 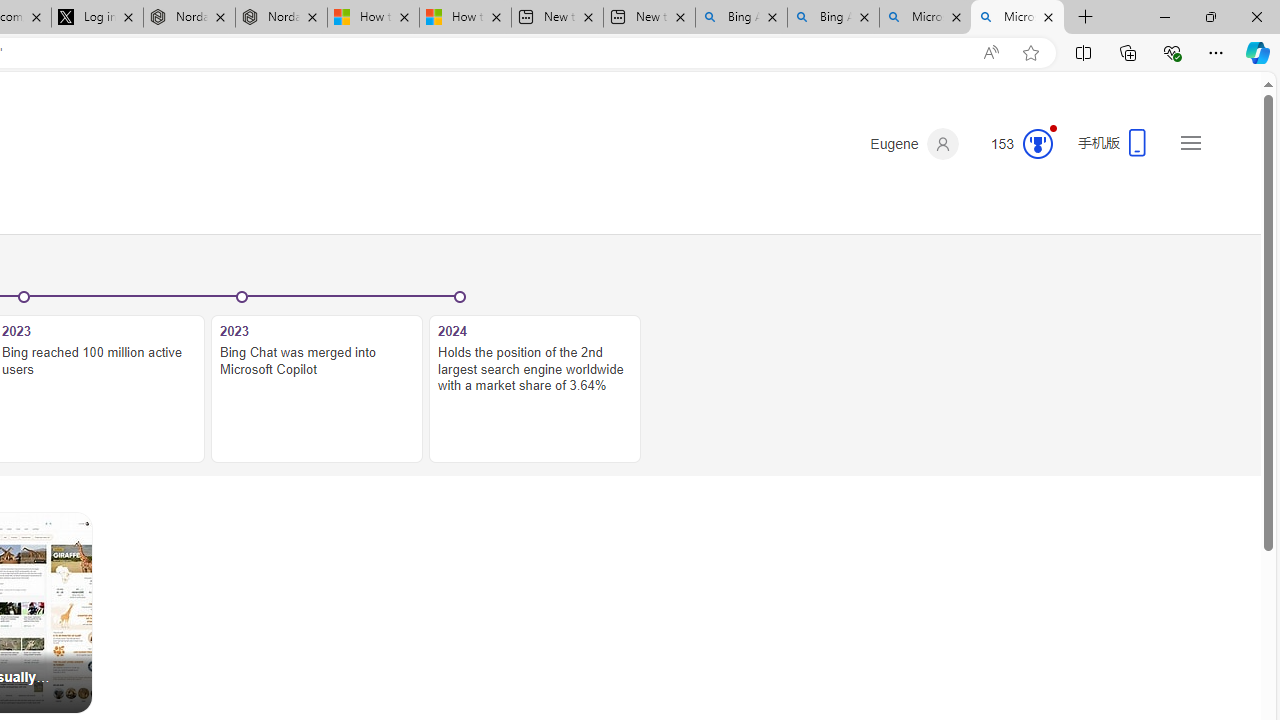 I want to click on 'Microsoft Bing Timeline - Search', so click(x=1017, y=17).